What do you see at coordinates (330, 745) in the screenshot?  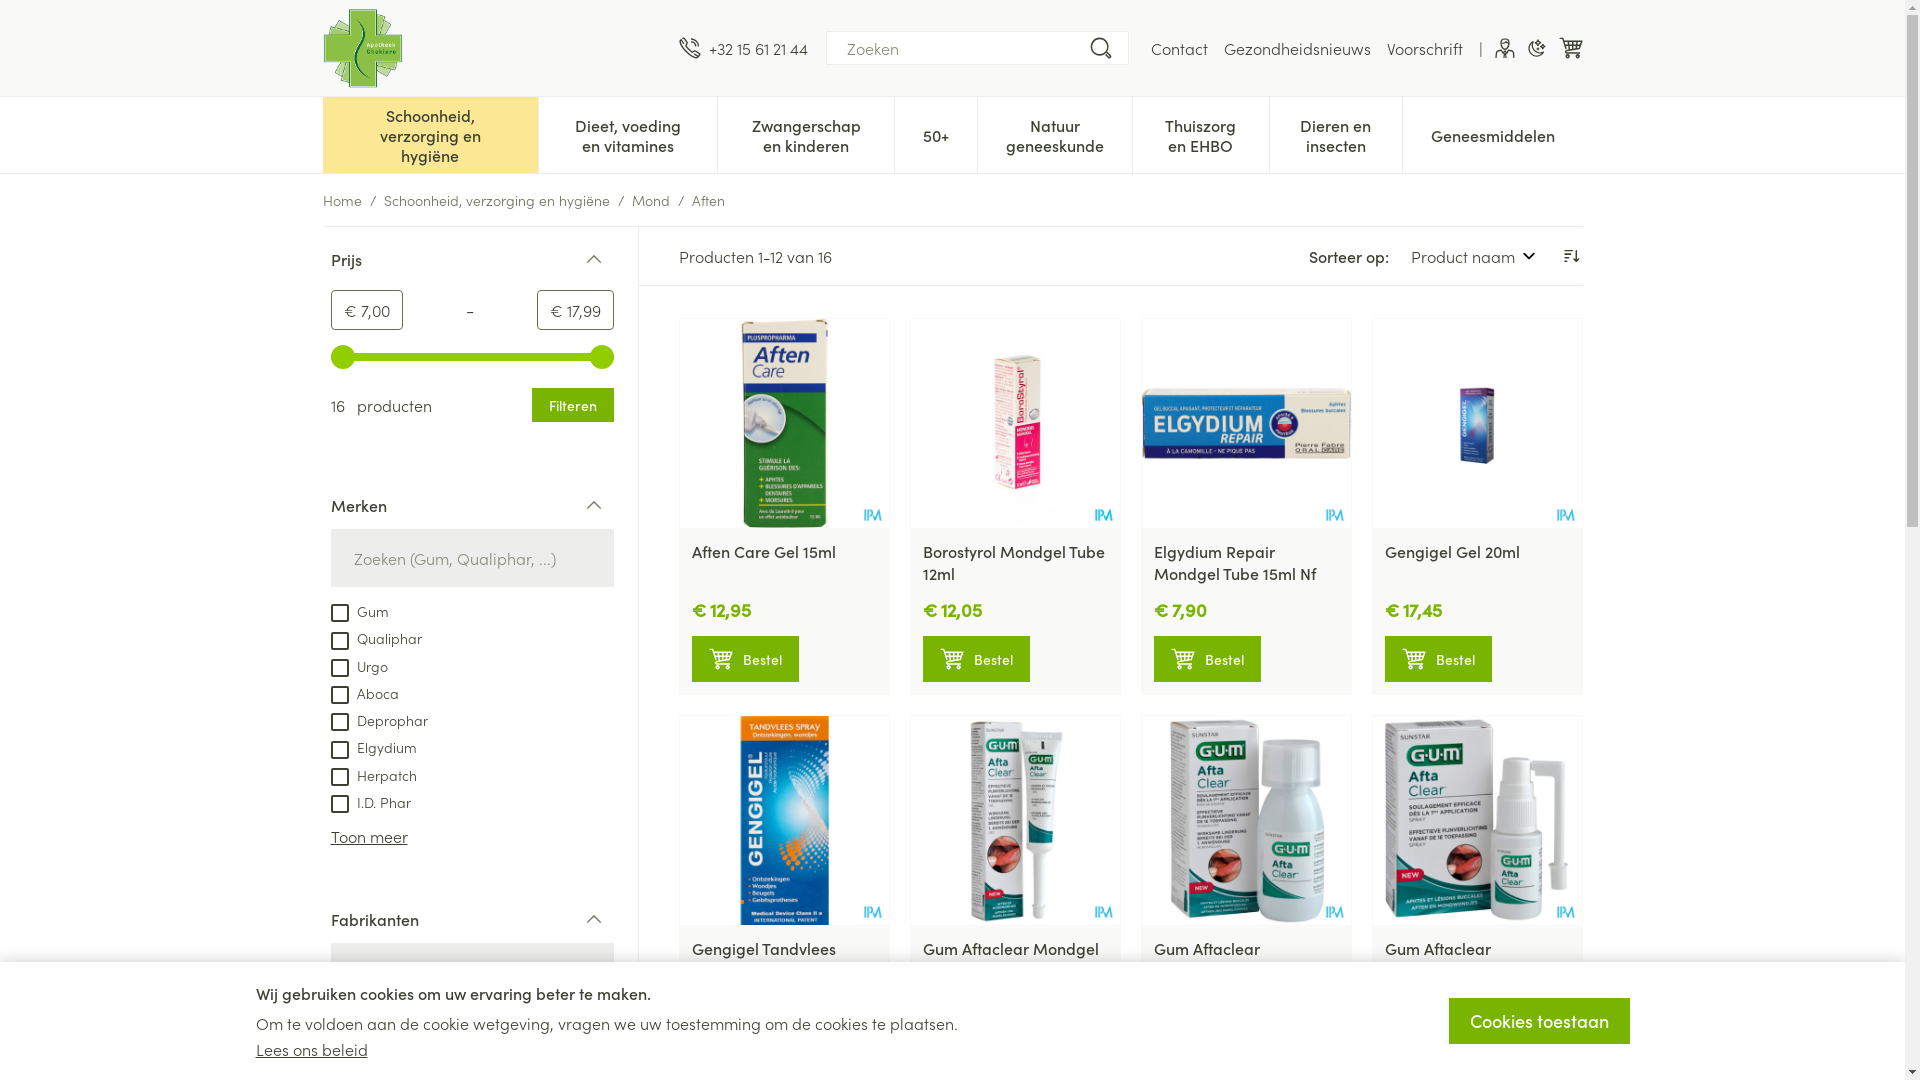 I see `'Elgydium'` at bounding box center [330, 745].